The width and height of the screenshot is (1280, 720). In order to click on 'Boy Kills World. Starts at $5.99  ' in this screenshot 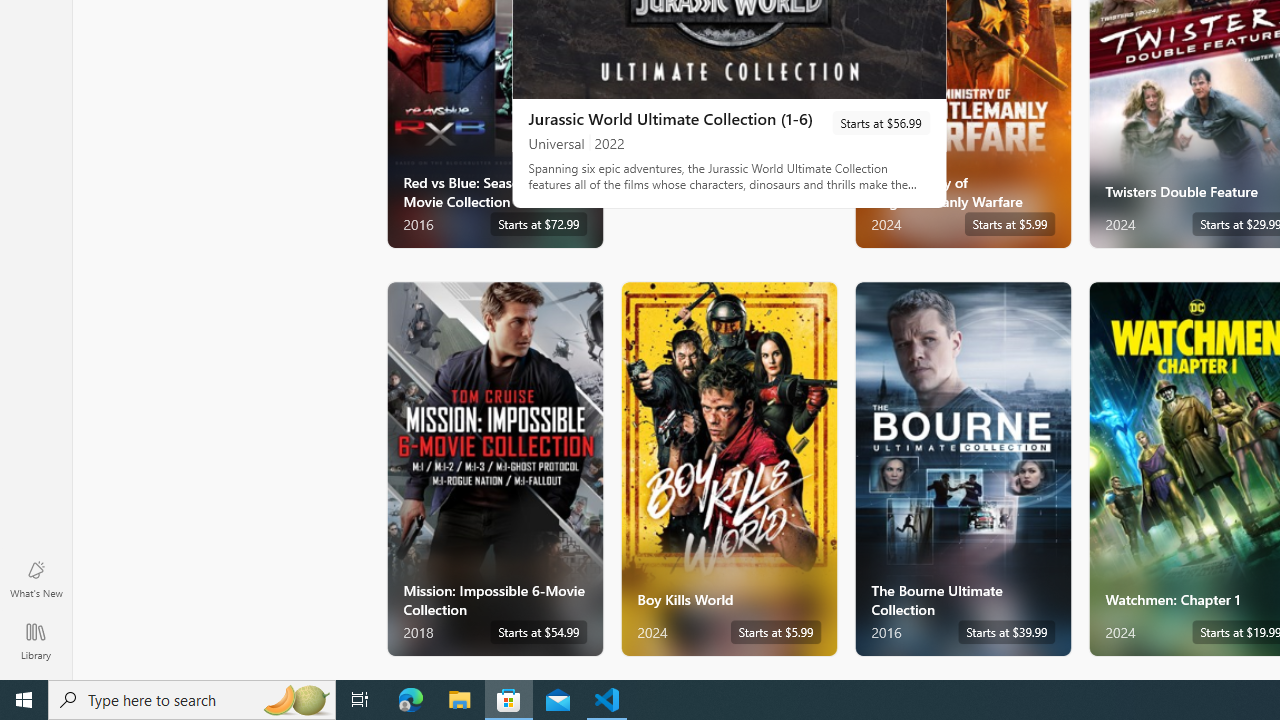, I will do `click(727, 468)`.